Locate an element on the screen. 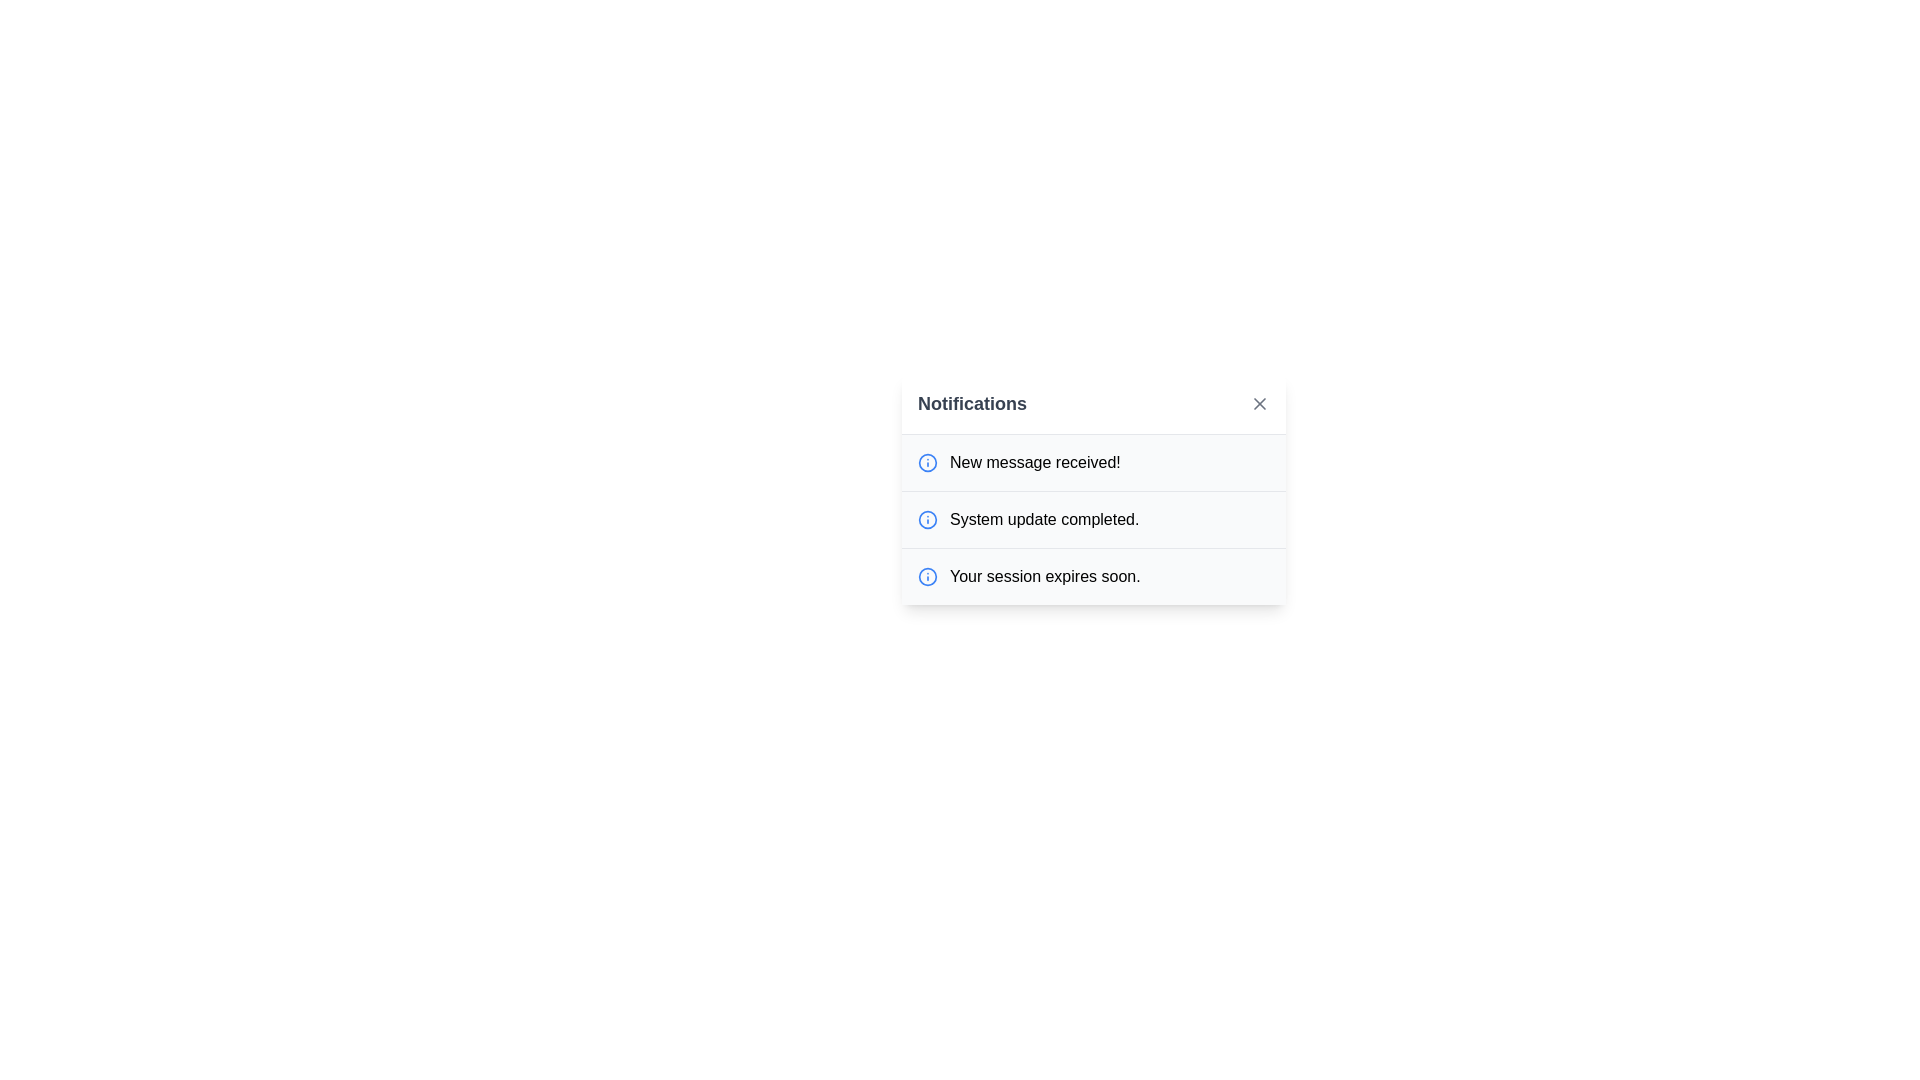 The image size is (1920, 1080). the circular decorative graphic element, which is located at the center of the info icon in the top notification row of the notification panel is located at coordinates (926, 518).